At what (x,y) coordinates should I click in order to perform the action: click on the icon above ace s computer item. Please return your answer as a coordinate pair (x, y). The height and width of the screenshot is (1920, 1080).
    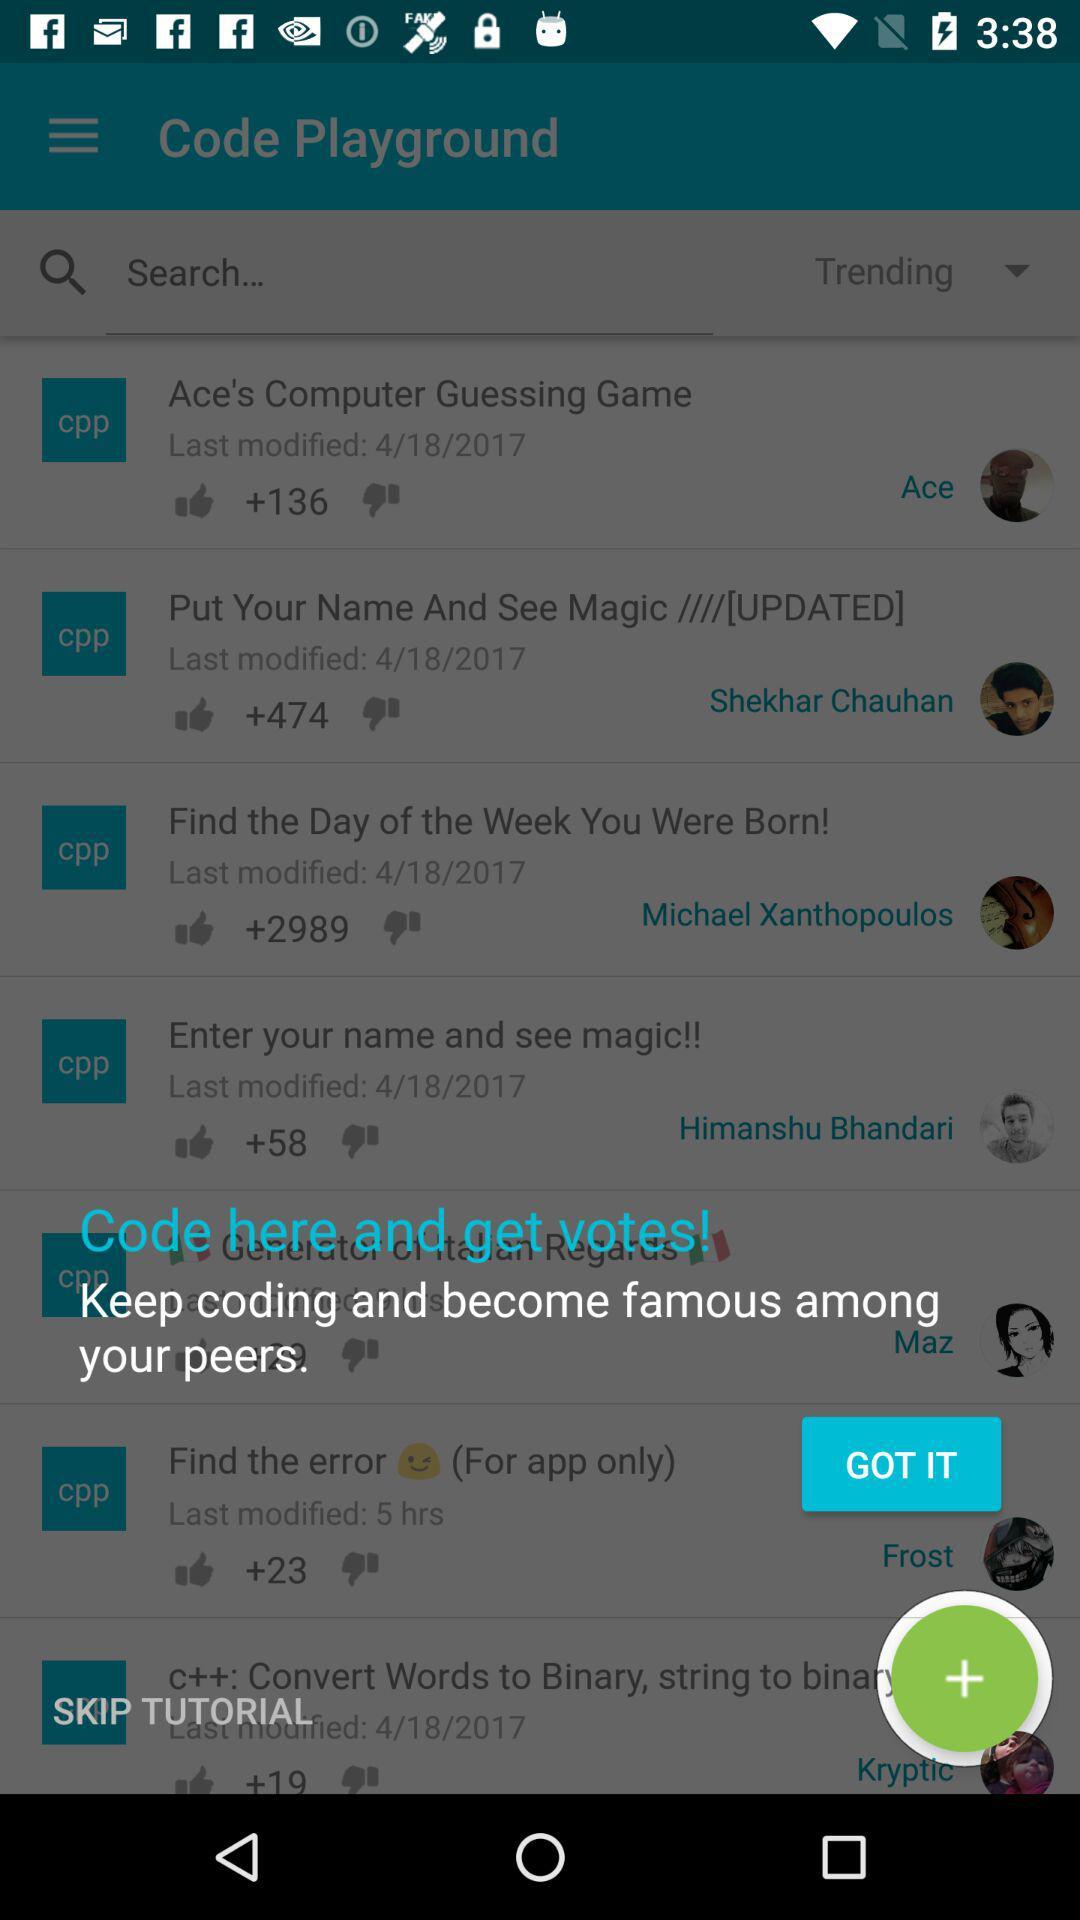
    Looking at the image, I should click on (408, 270).